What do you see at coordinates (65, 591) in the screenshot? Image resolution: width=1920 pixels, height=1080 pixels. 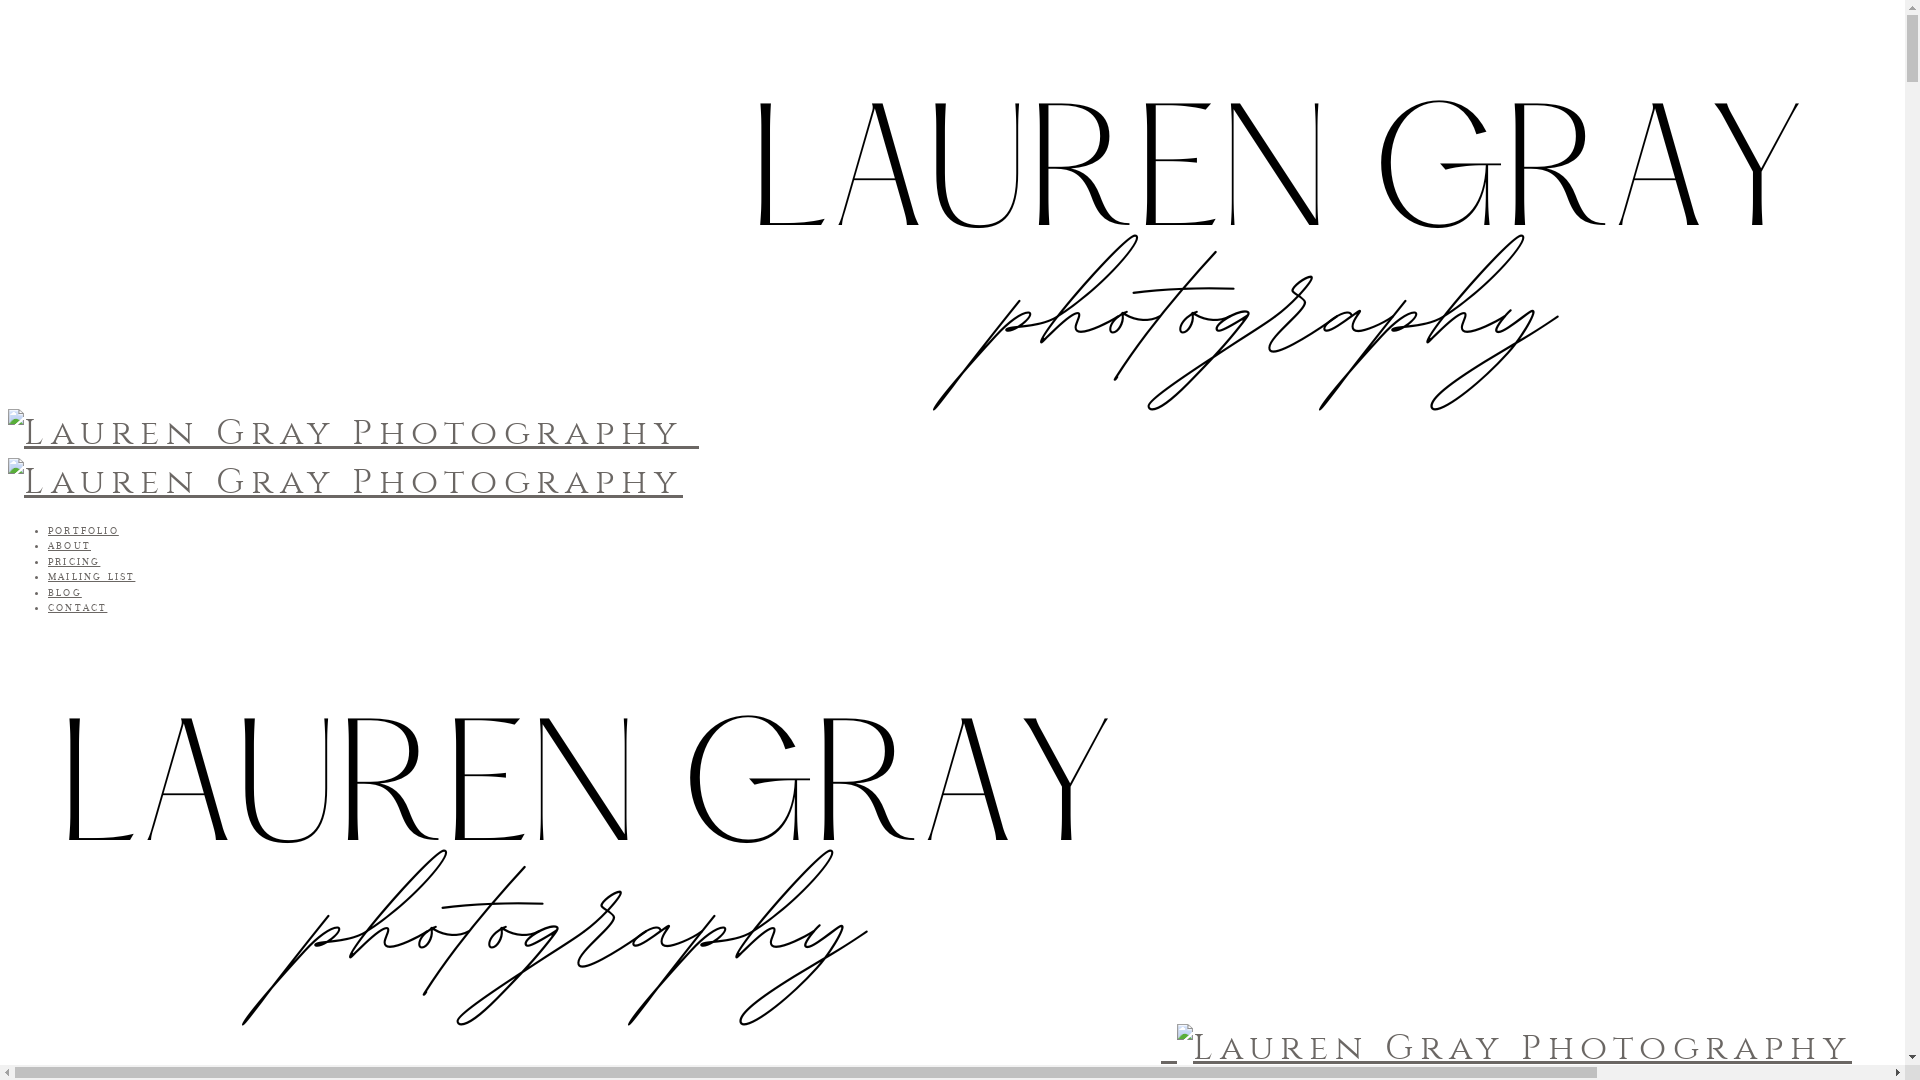 I see `'BLOG'` at bounding box center [65, 591].